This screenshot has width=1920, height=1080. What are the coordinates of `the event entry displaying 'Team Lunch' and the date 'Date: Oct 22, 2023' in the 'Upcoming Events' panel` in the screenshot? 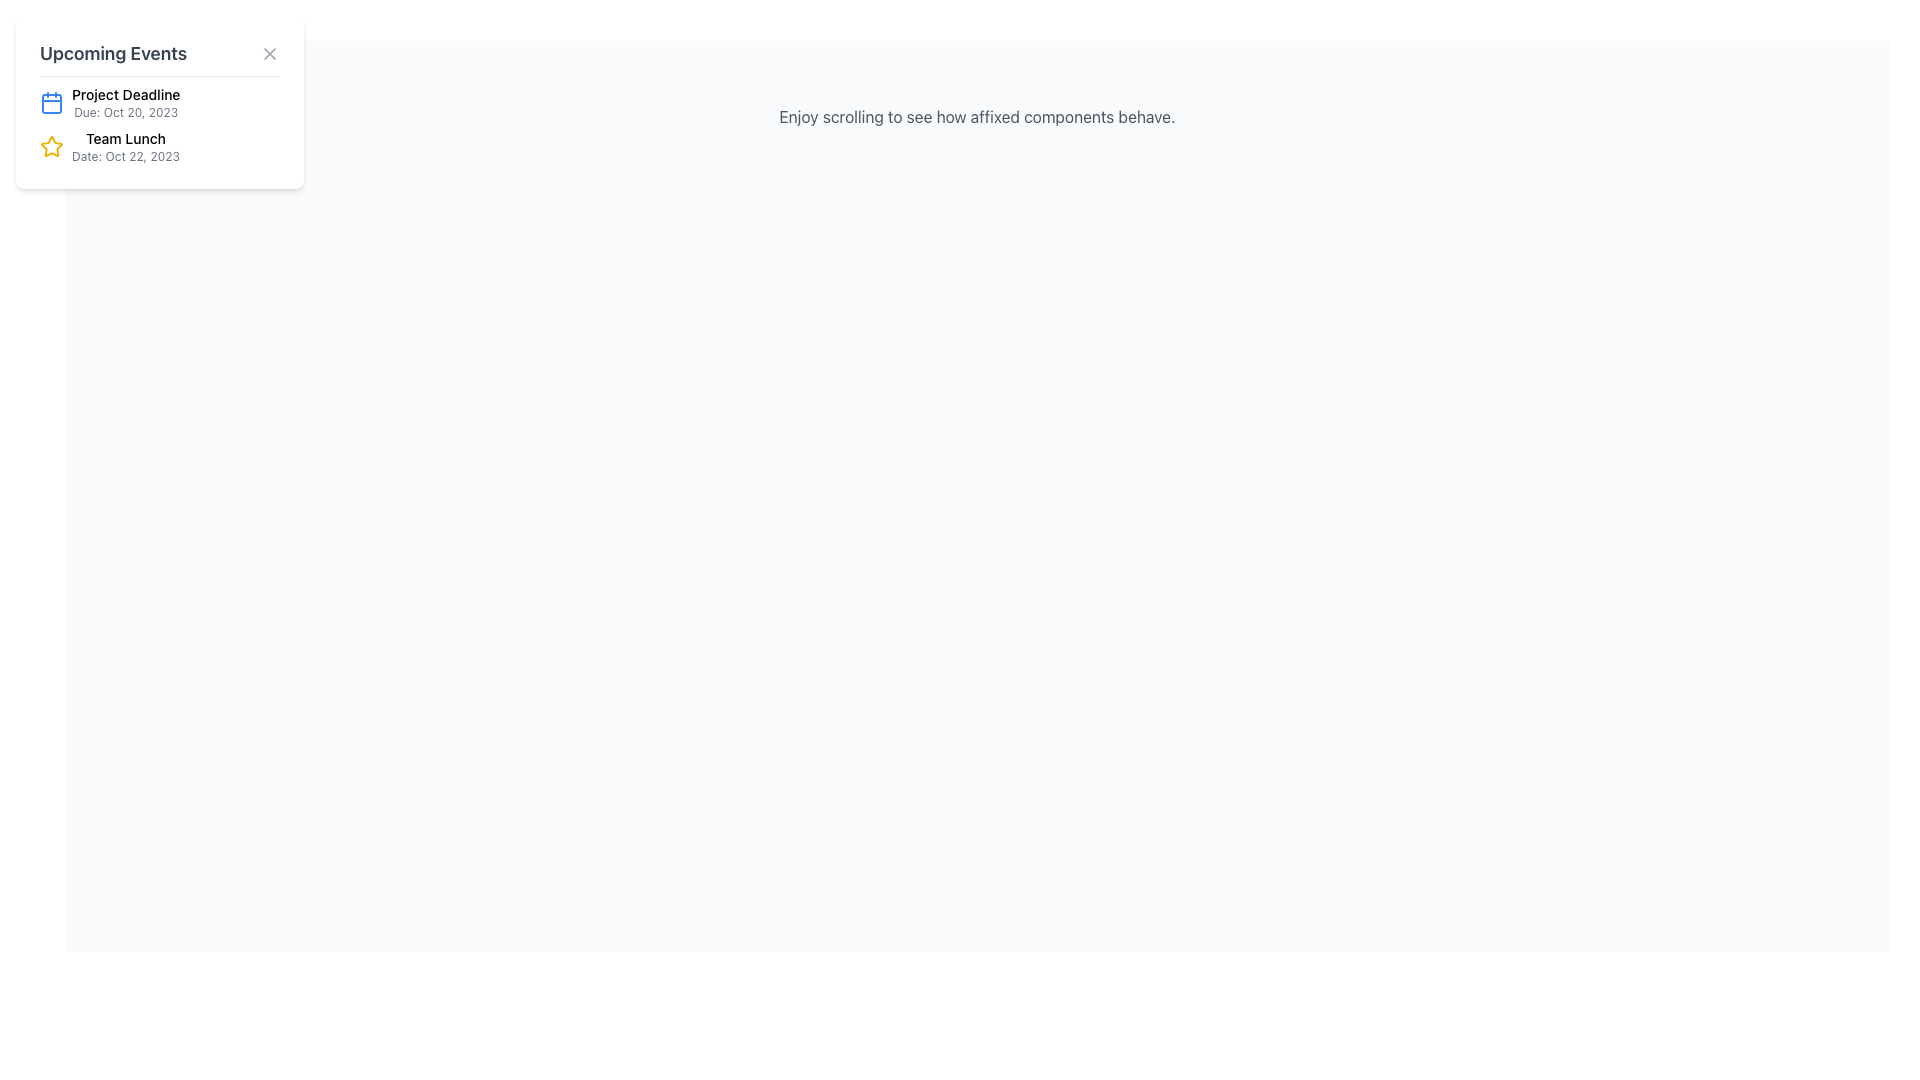 It's located at (158, 145).